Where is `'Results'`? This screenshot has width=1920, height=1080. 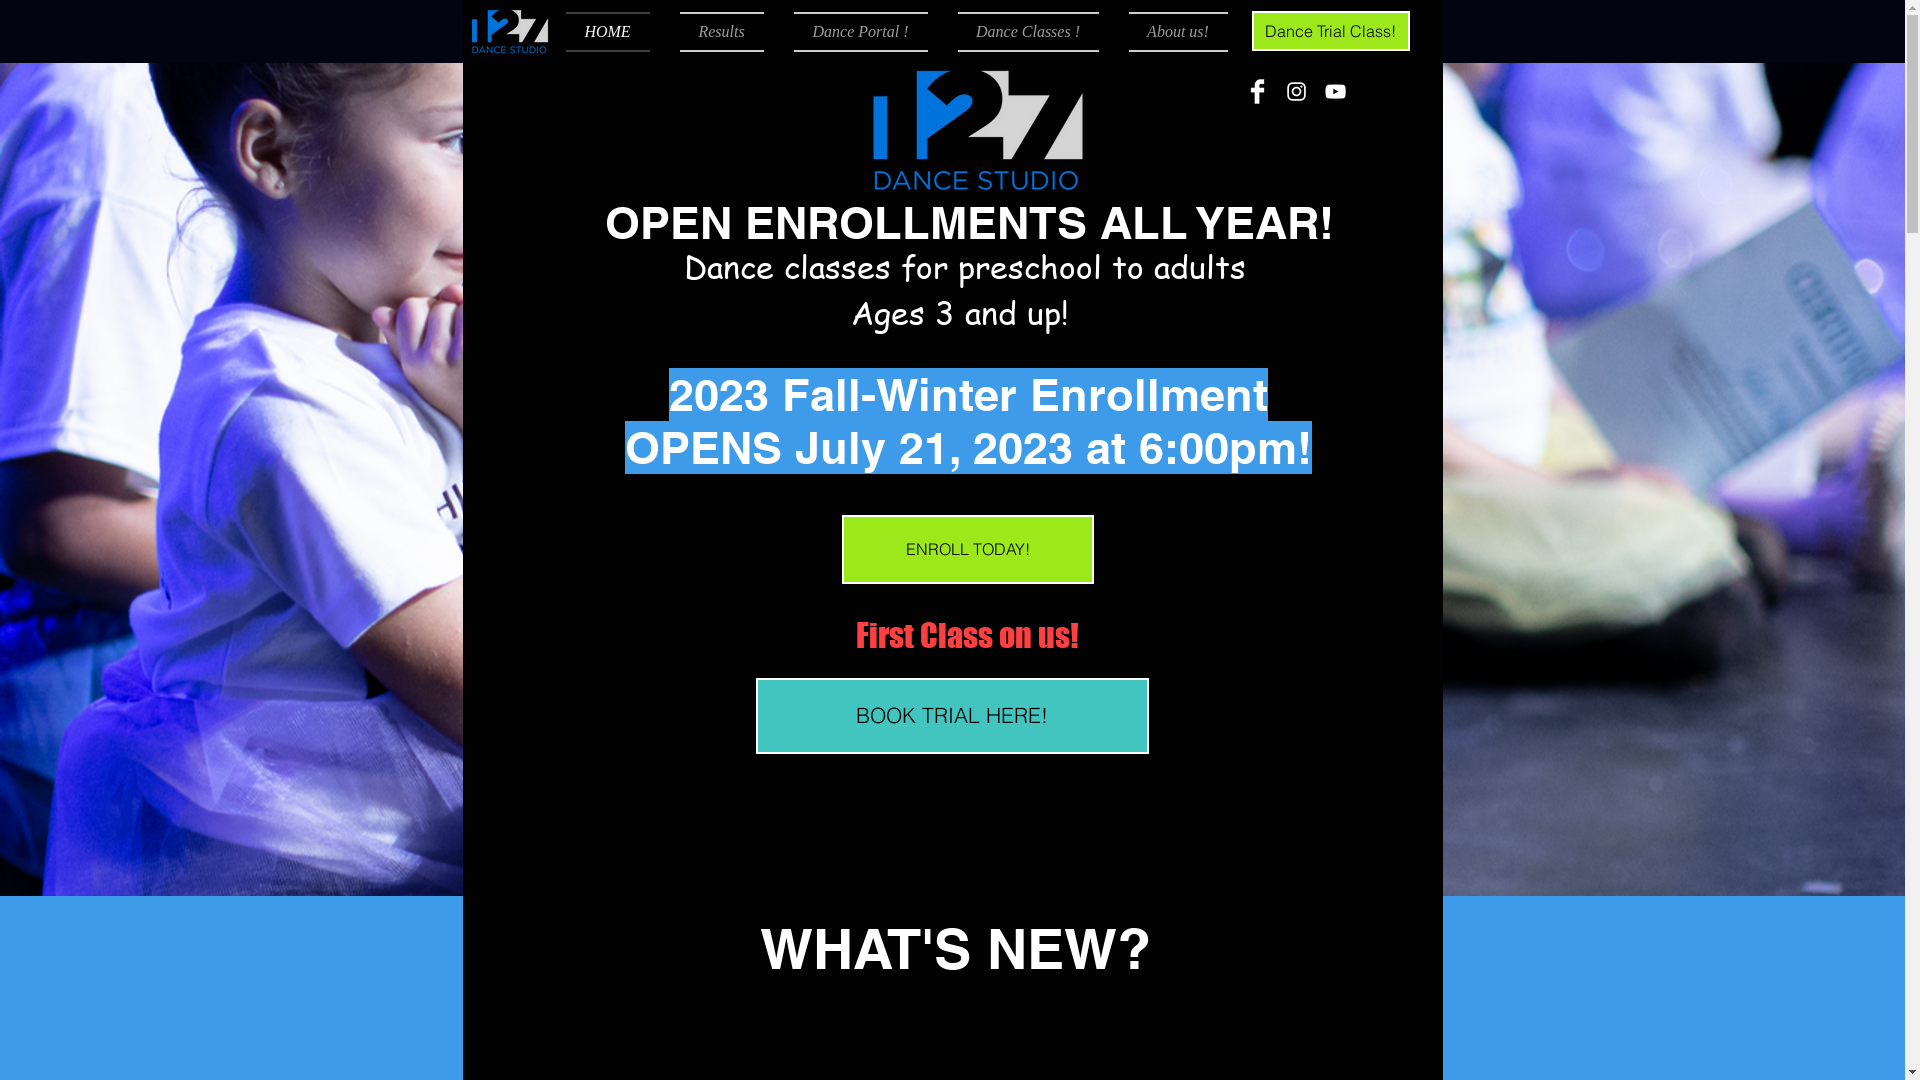 'Results' is located at coordinates (720, 31).